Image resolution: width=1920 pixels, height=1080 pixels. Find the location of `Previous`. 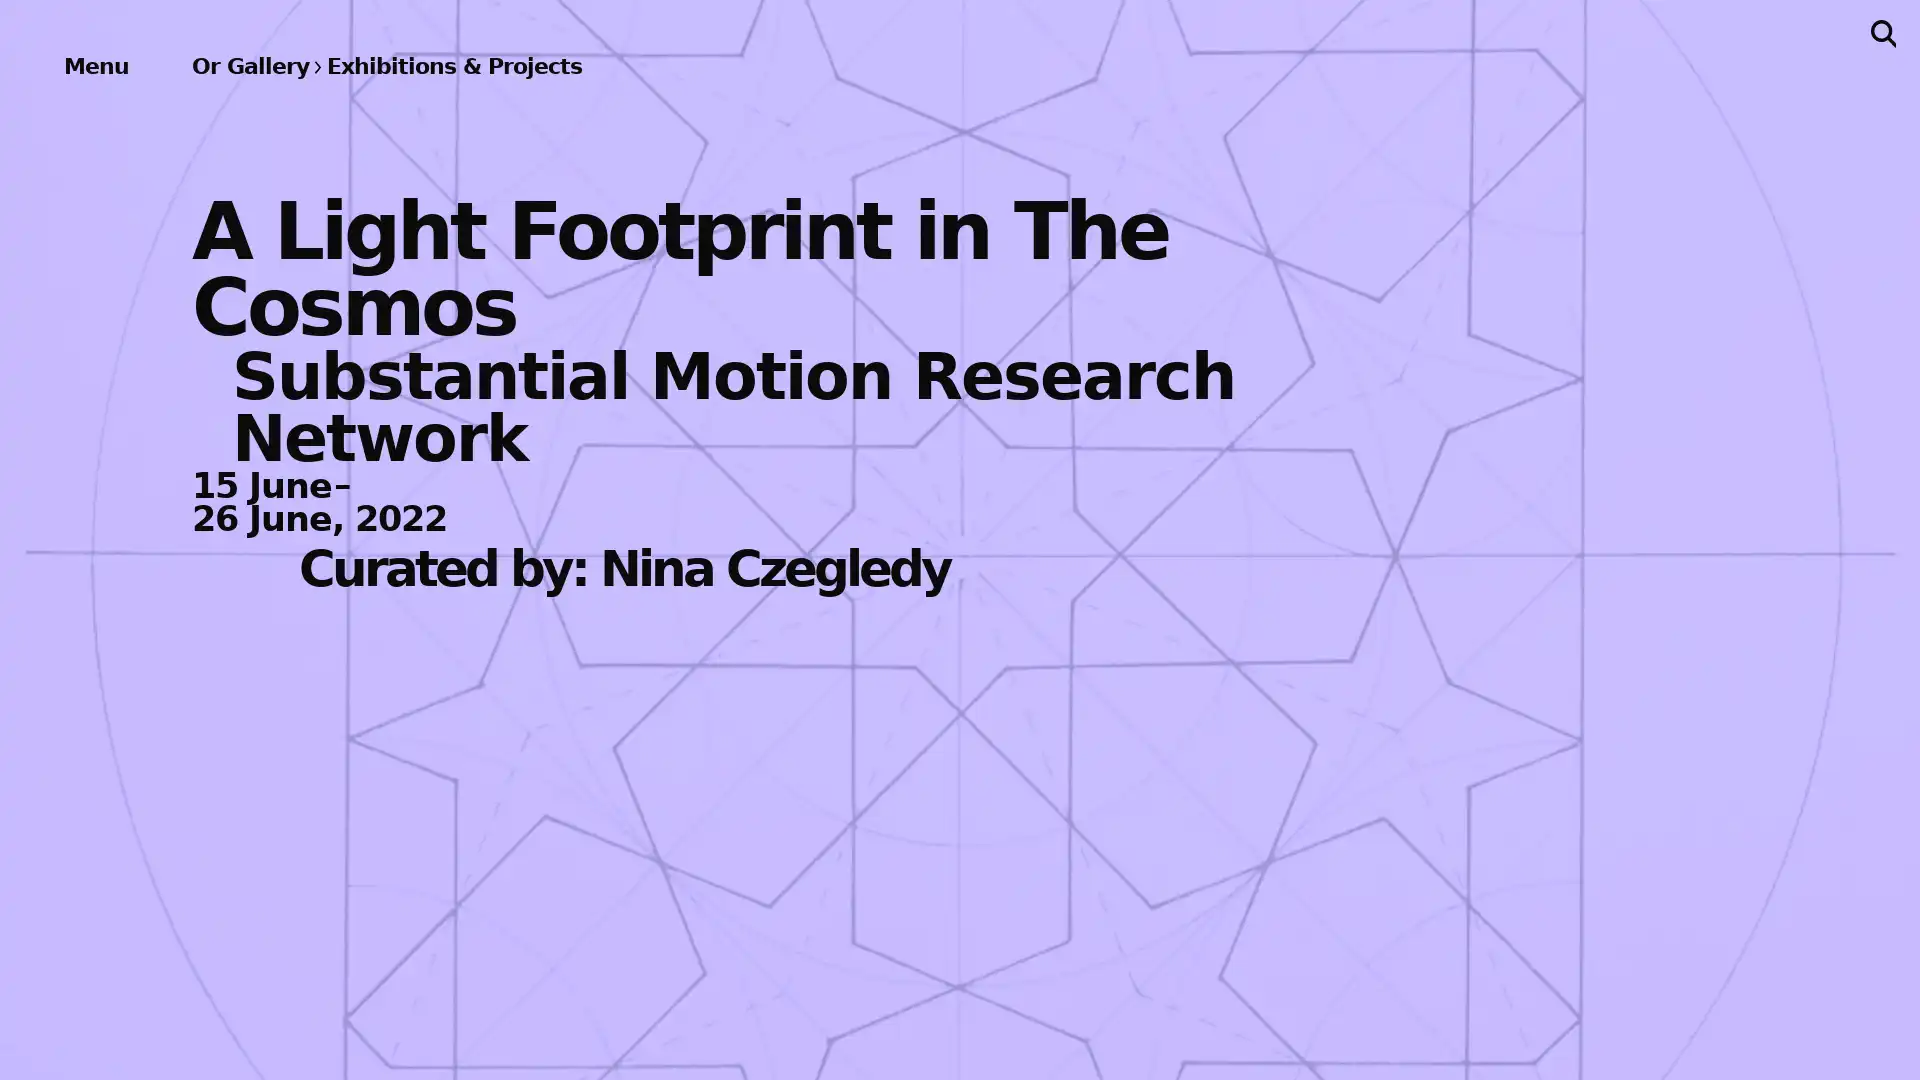

Previous is located at coordinates (575, 540).